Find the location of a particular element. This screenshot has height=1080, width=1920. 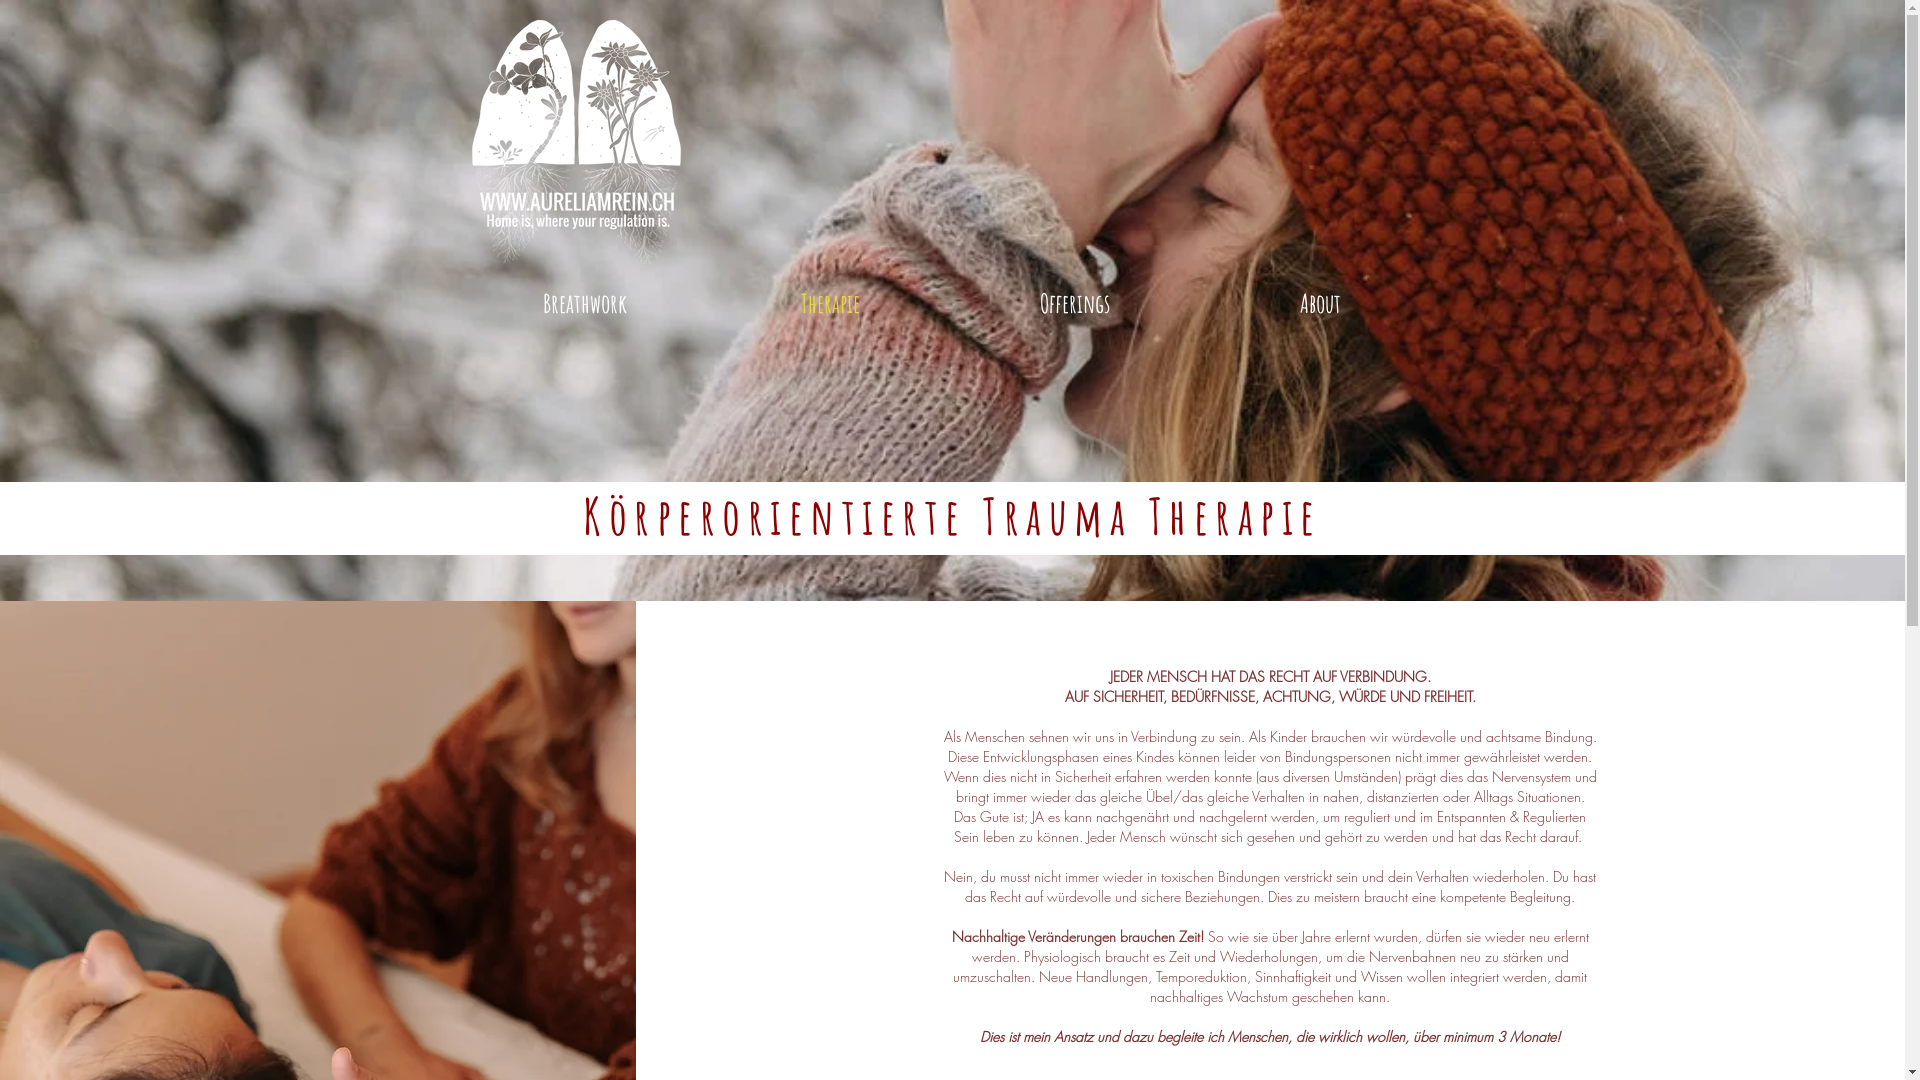

'Therapie' is located at coordinates (830, 303).